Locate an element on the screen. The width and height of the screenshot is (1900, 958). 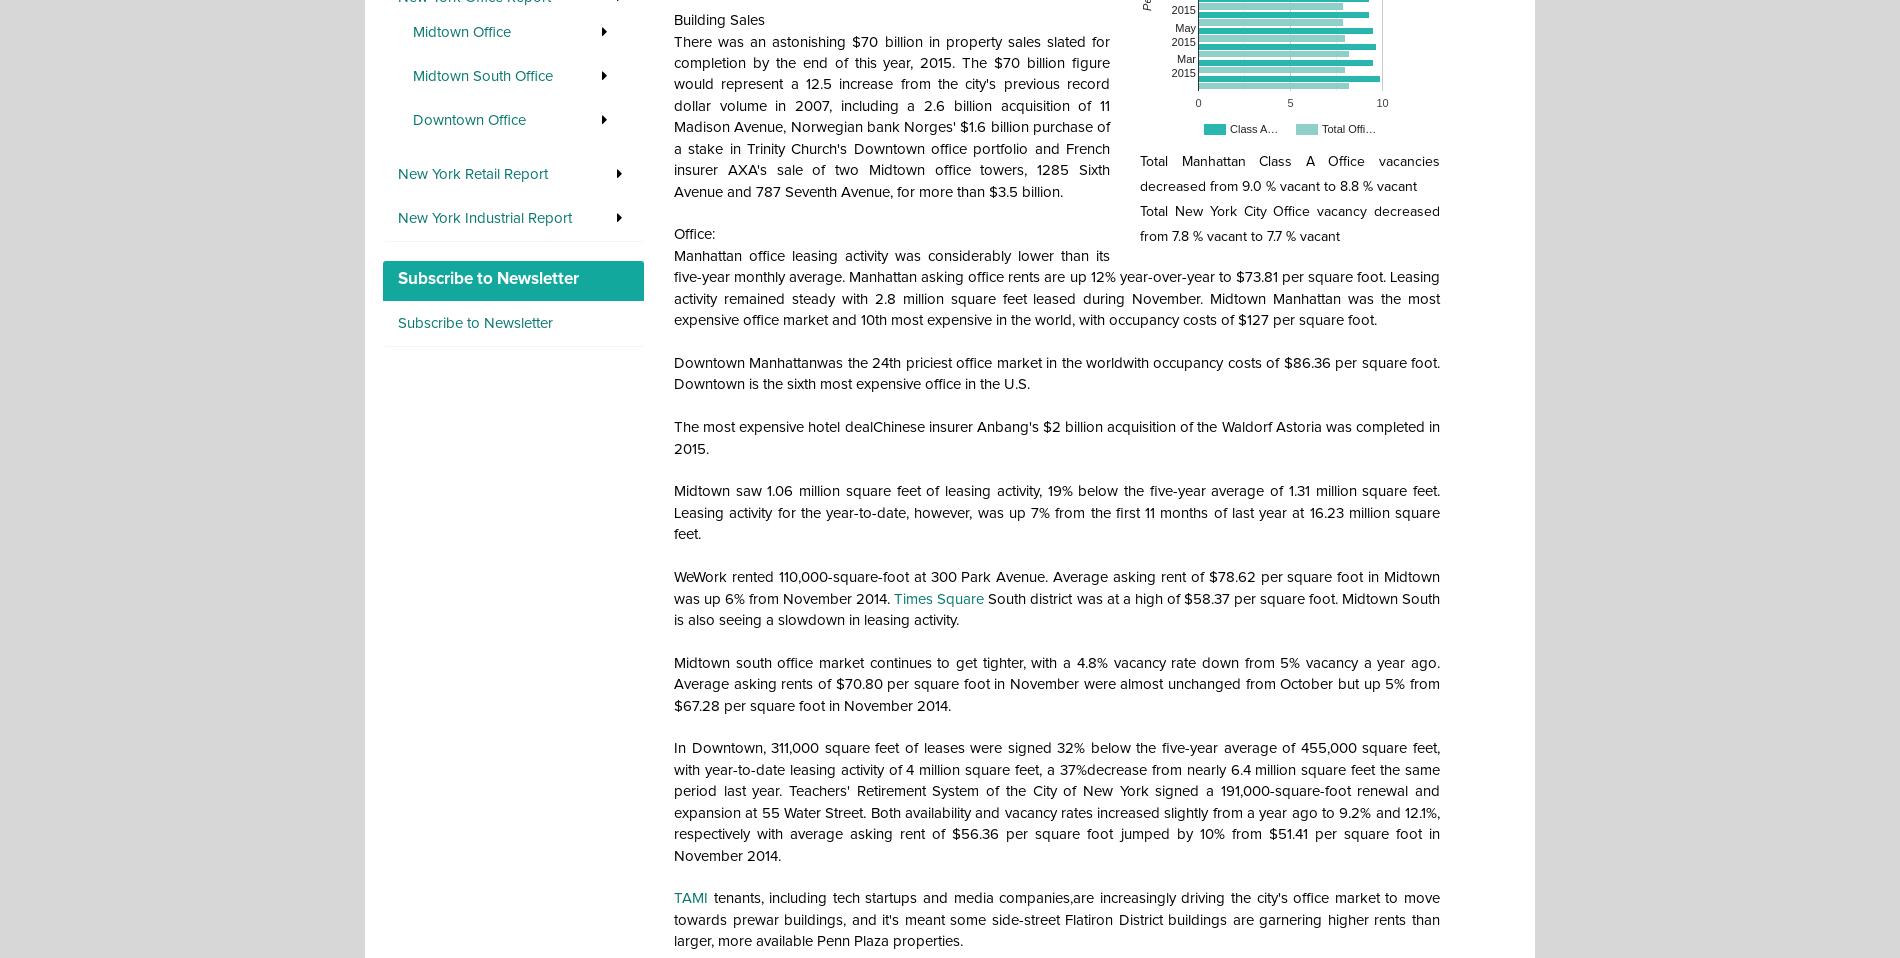
'There was an astonishing $70 billion in property sales slated for completion by the end of this year, 2015.  The $70 billion figure would represent a 12.5 increase from the city's previous record dollar volume in 2007, including a 2.6 billion acquisition of 11 Madison Avenue, Norwegian bank Norges' $1.6 billion purchase of a stake in Trinity Church's Downtown office portfolio and French insurer AXA's sale of two Midtown office towers, 1285 Sixth Avenue and 787 Seventh Avenue, for more than $3.5 billion.' is located at coordinates (891, 116).